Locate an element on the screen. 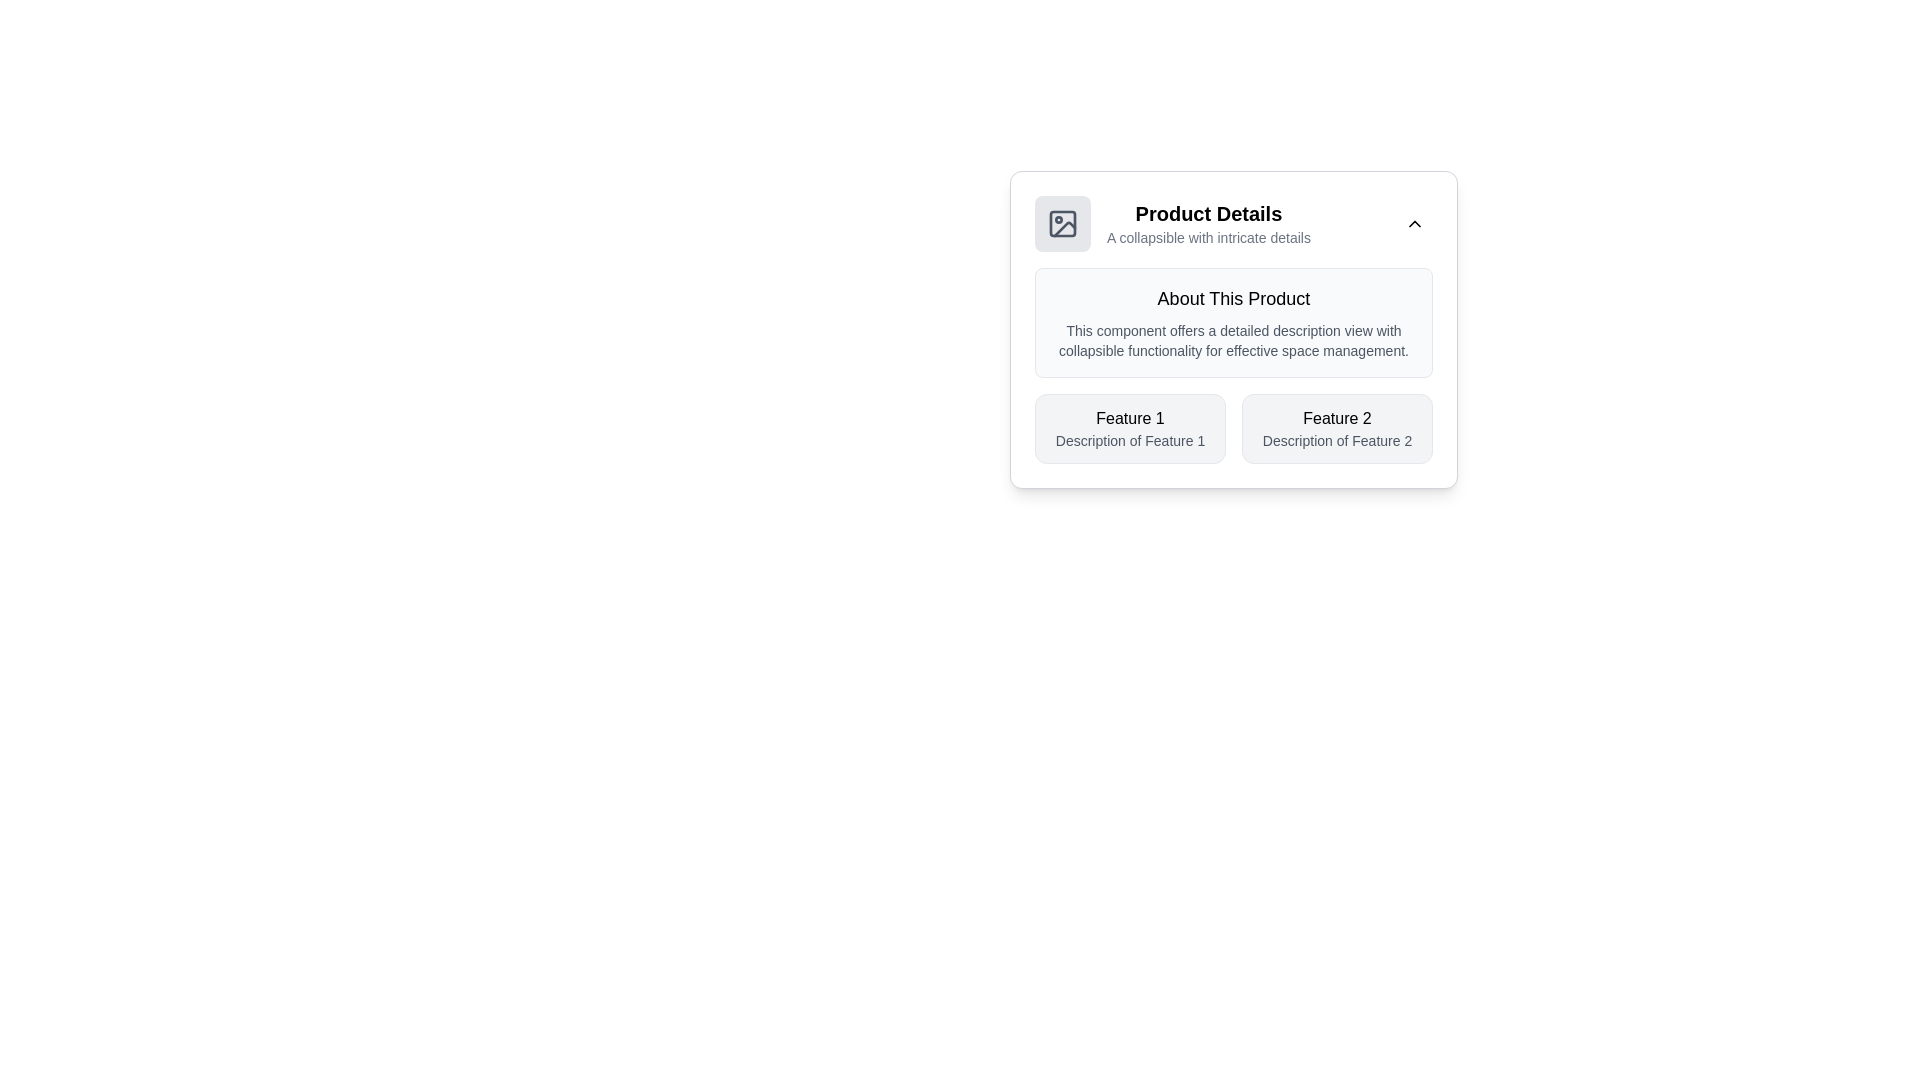 The image size is (1920, 1080). the card with a light-gray background that displays 'Feature 1' in bold font and 'Description of Feature 1' below it, located in the first column of a two-column grid below 'About This Product' is located at coordinates (1130, 427).